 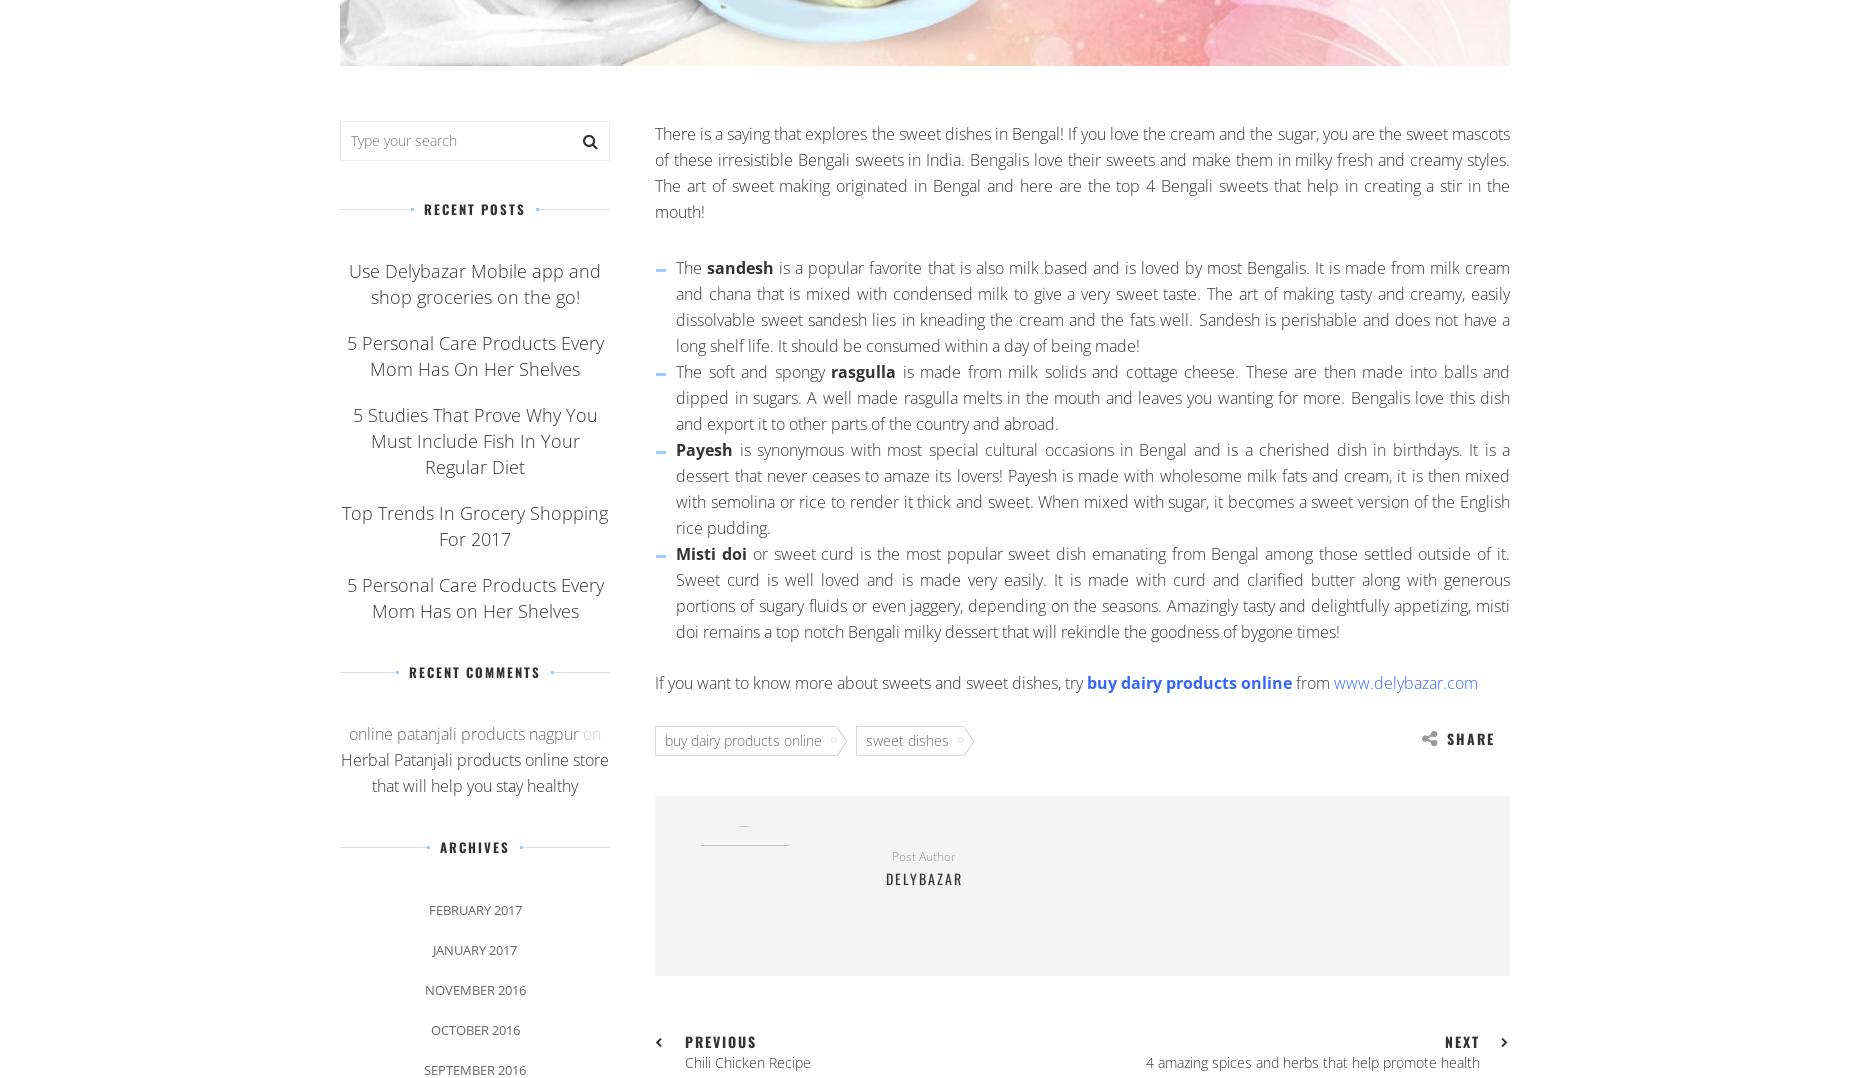 I want to click on 'on', so click(x=589, y=733).